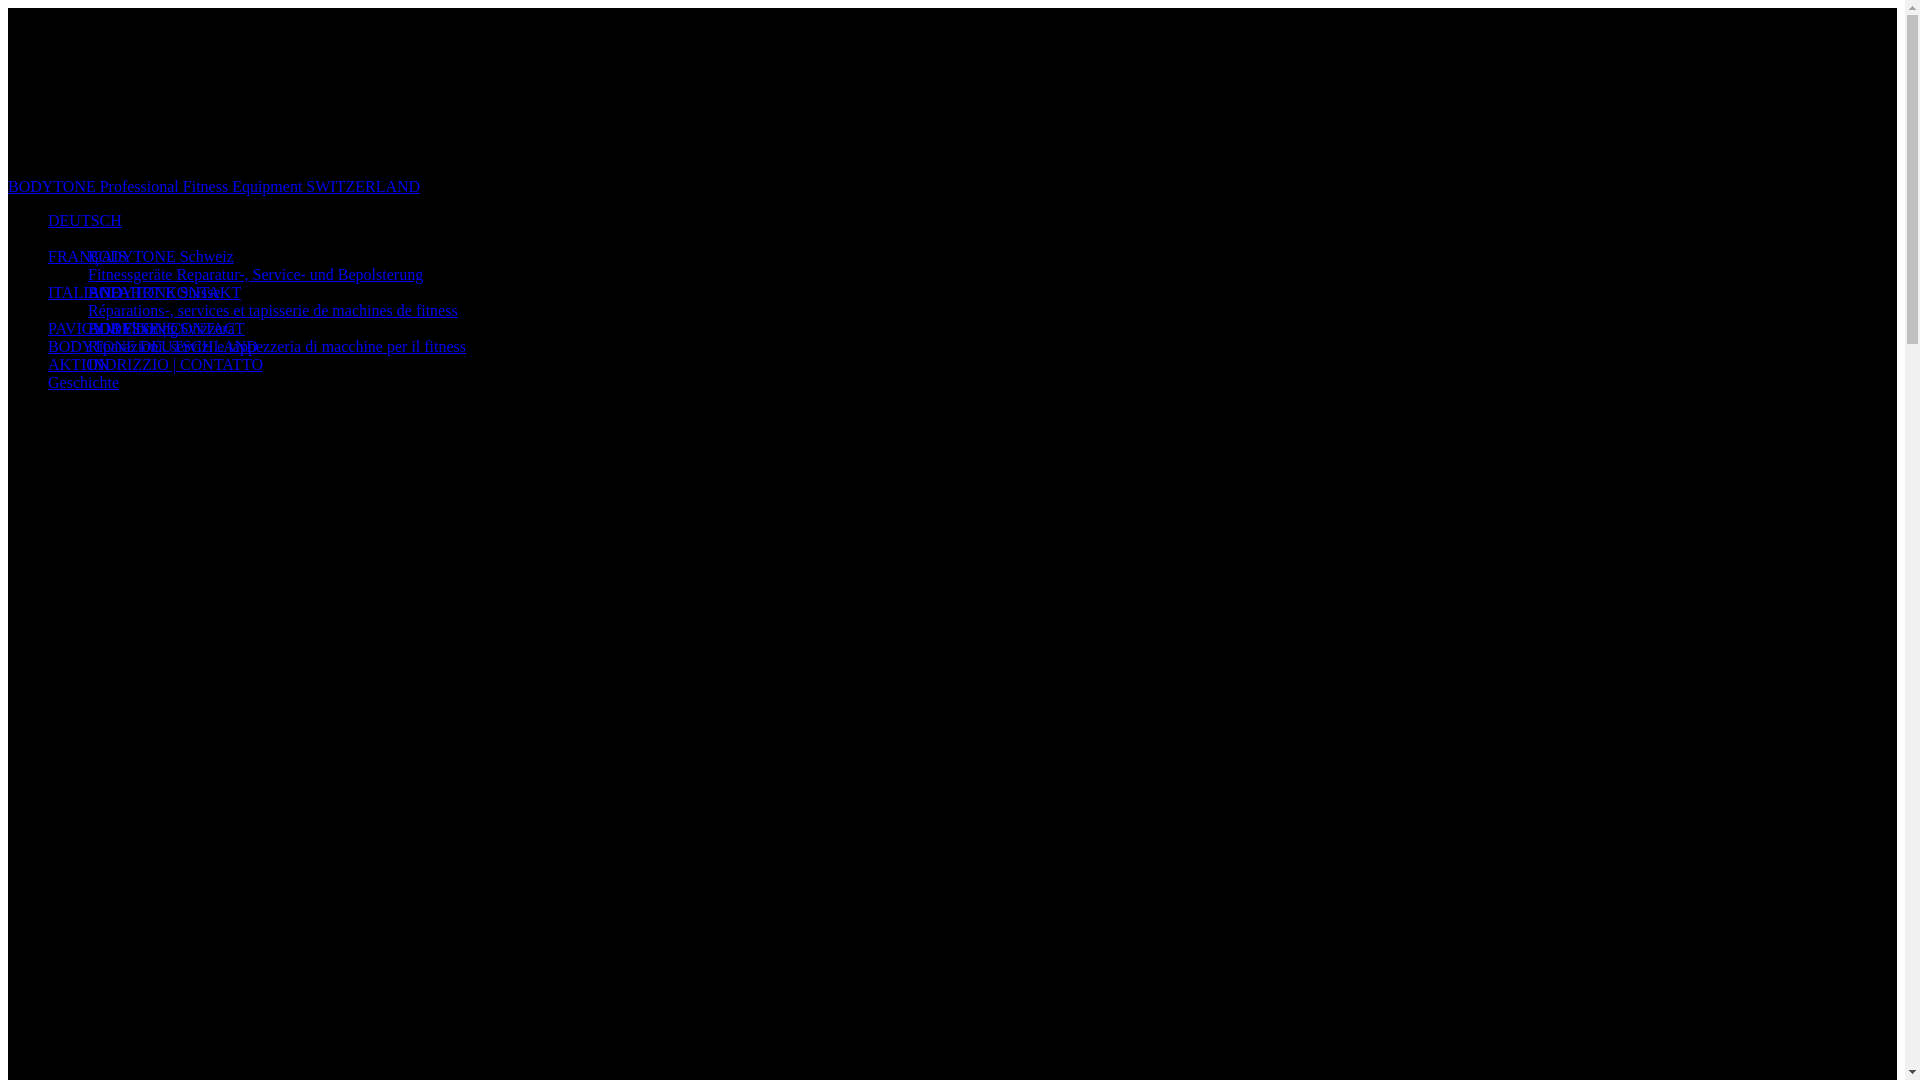 Image resolution: width=1920 pixels, height=1080 pixels. Describe the element at coordinates (164, 292) in the screenshot. I see `'ANFAHRT KONTAKT'` at that location.